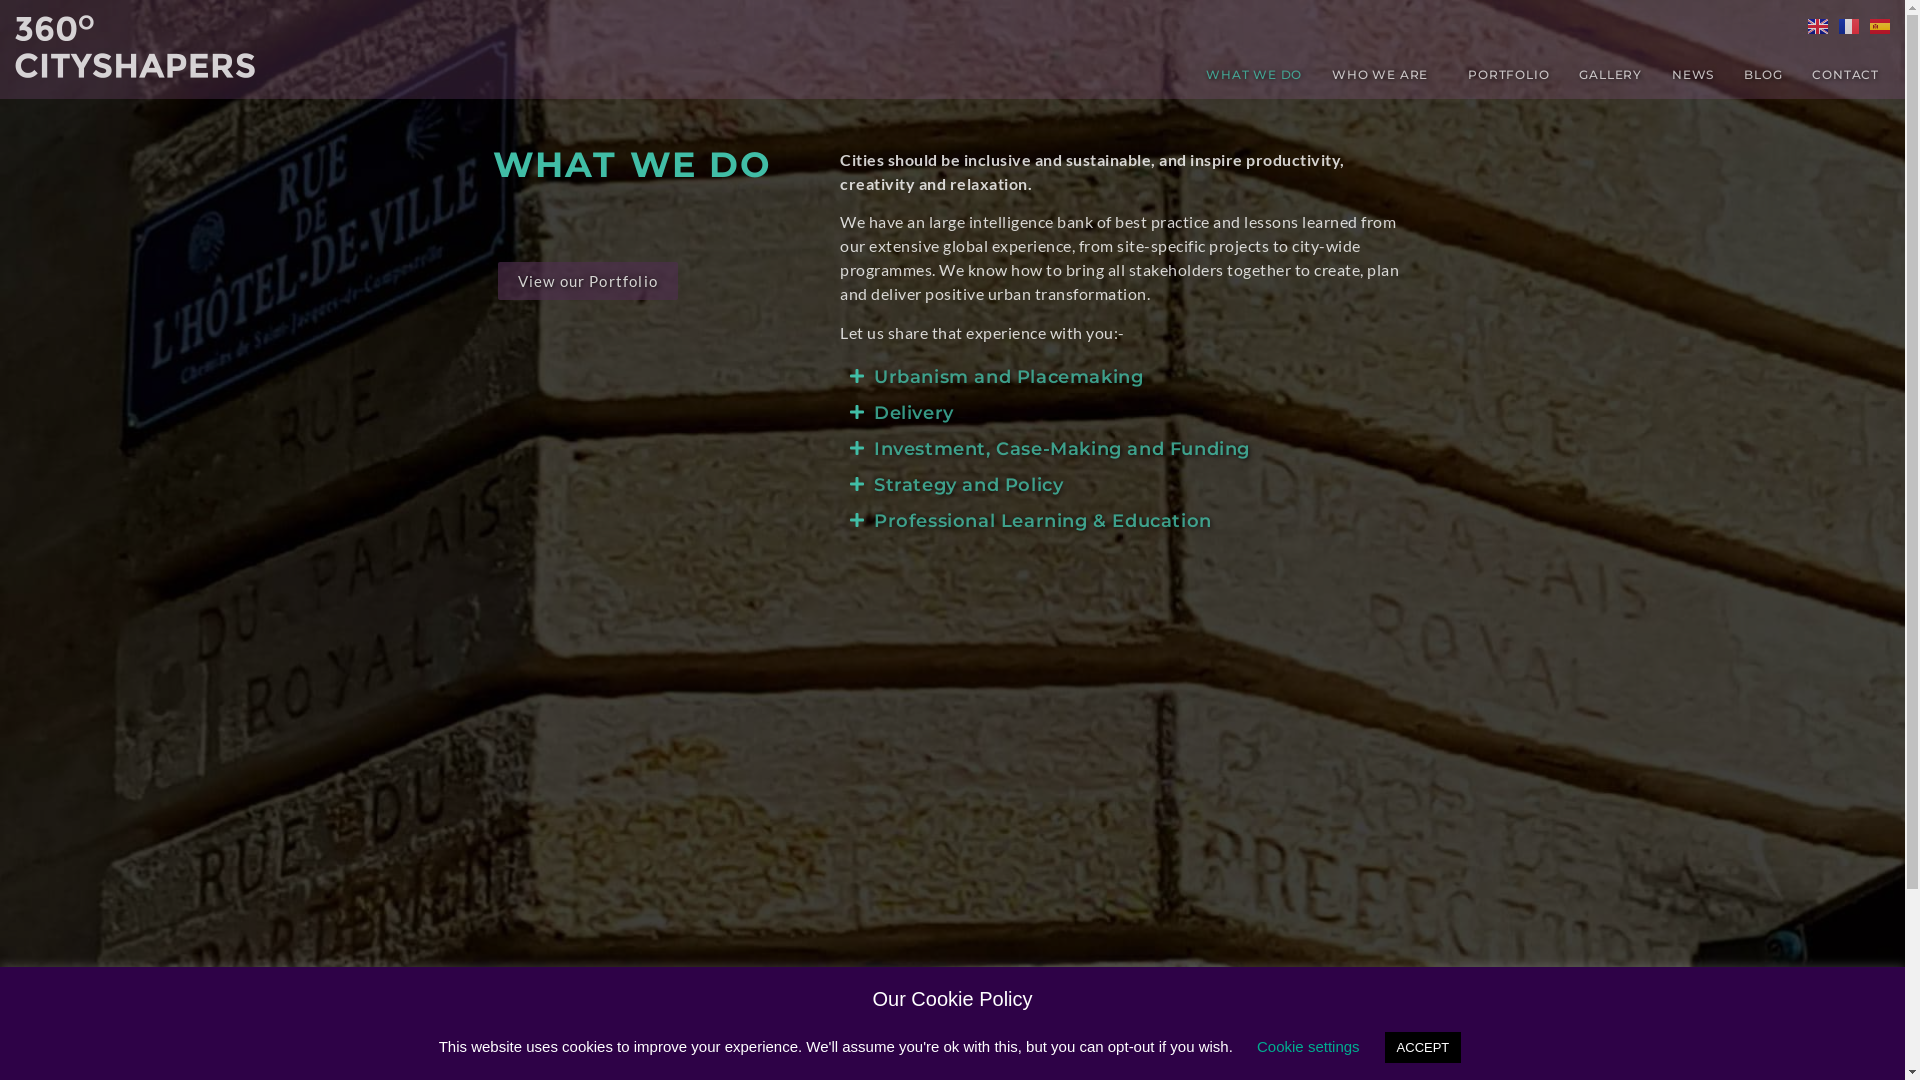  What do you see at coordinates (587, 281) in the screenshot?
I see `'View our Portfolio'` at bounding box center [587, 281].